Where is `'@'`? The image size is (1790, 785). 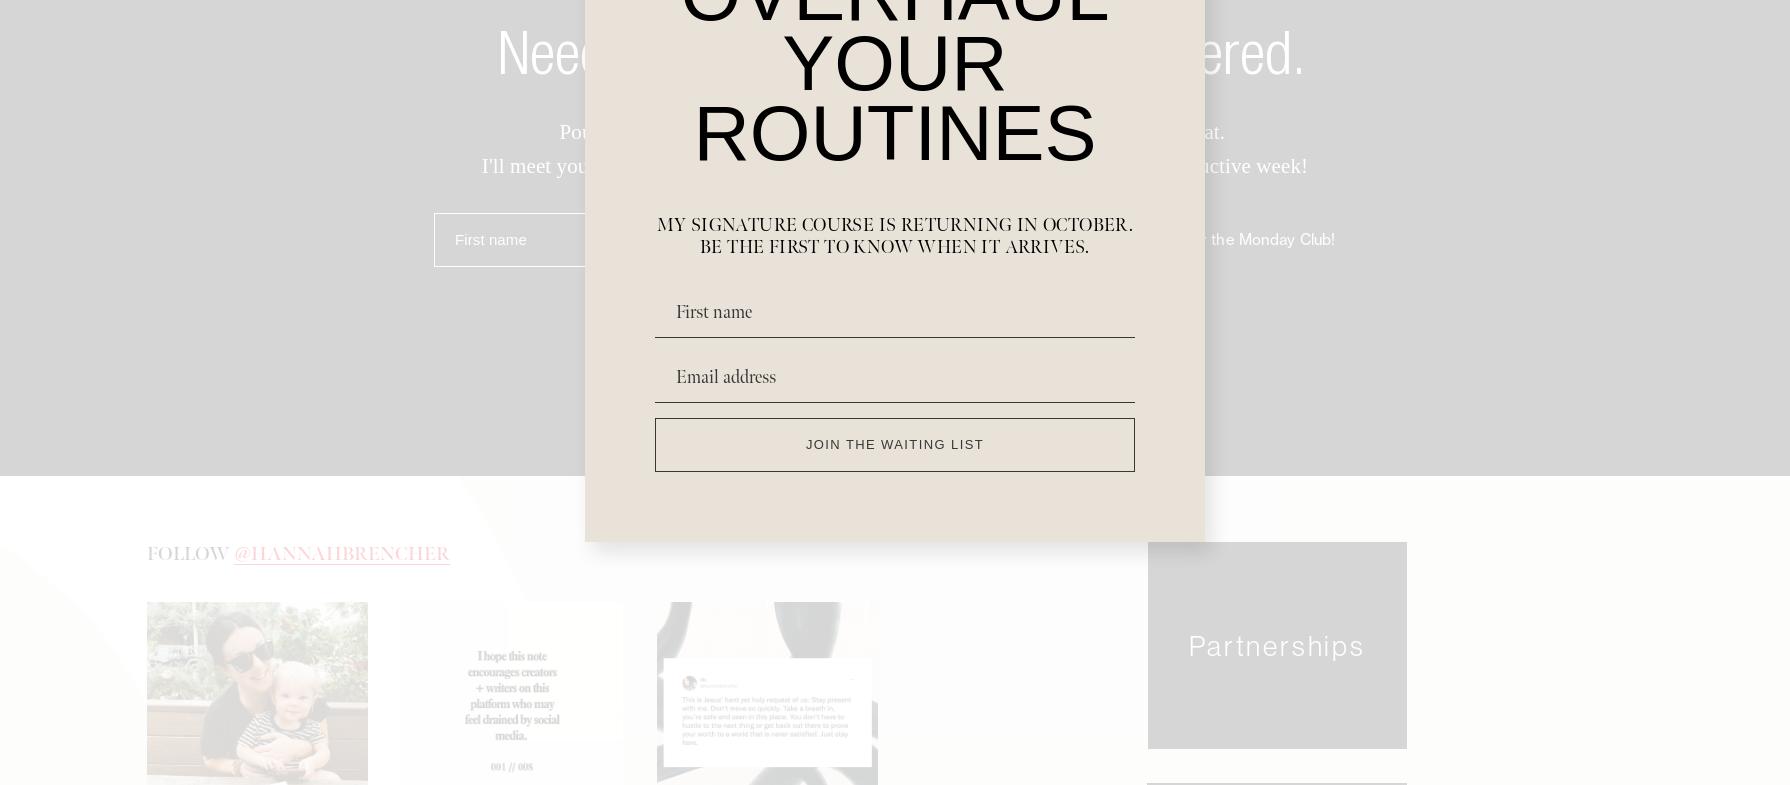
'@' is located at coordinates (242, 560).